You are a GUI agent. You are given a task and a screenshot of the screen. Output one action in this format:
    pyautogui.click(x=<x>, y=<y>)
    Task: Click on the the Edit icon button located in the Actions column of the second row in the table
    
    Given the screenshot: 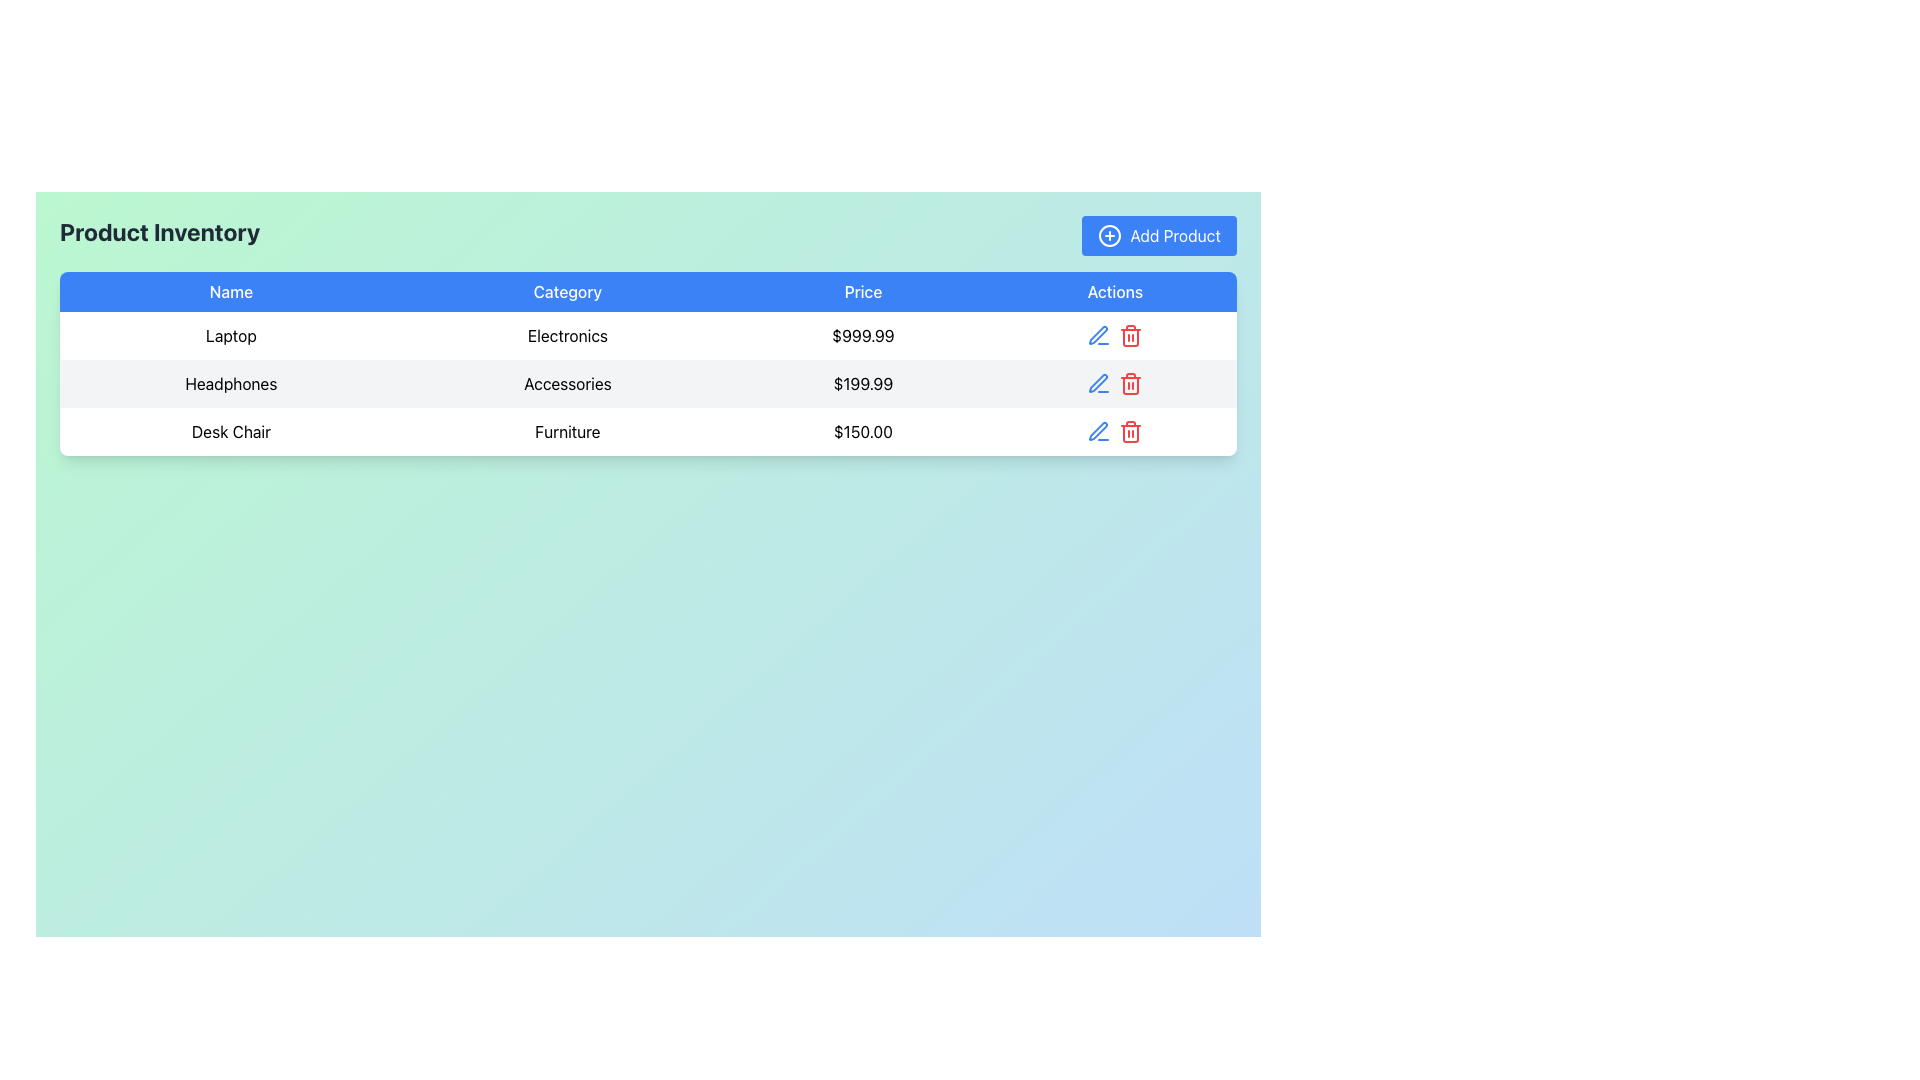 What is the action you would take?
    pyautogui.click(x=1097, y=383)
    